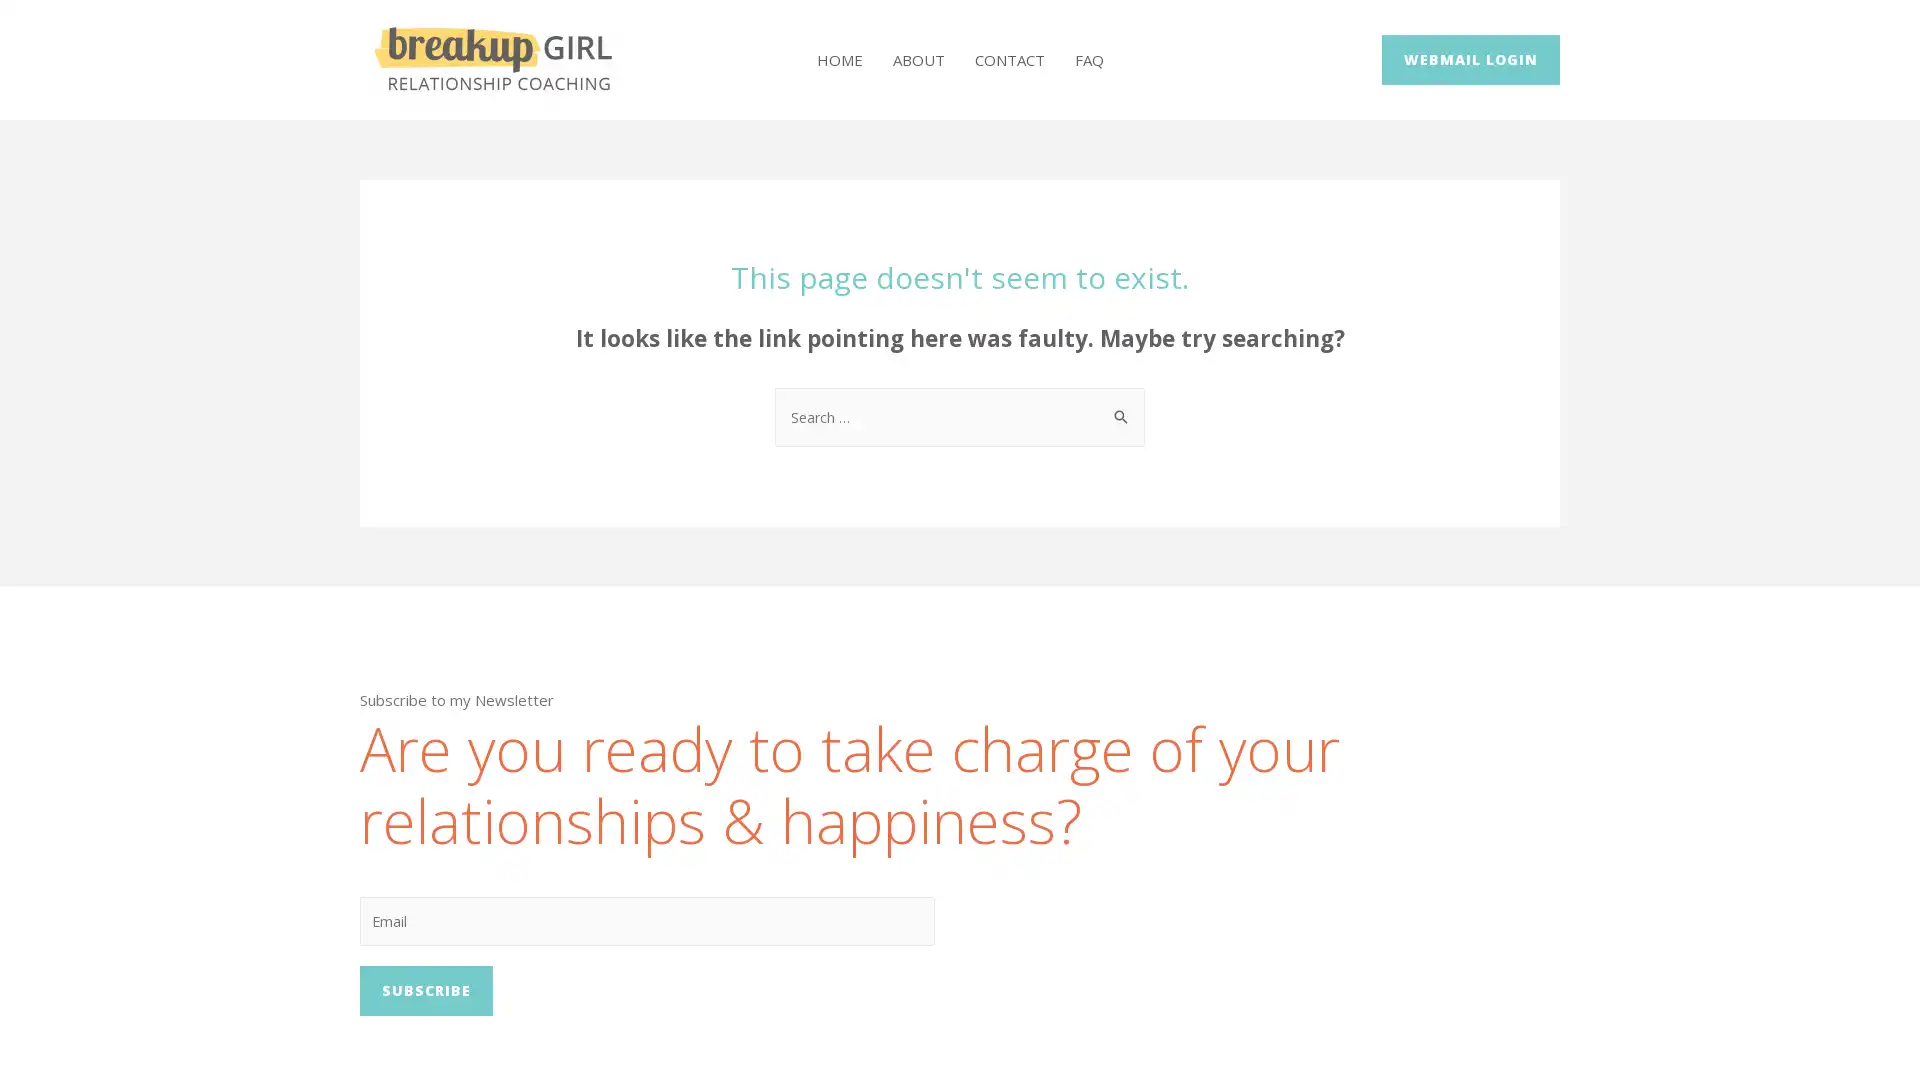 The image size is (1920, 1080). I want to click on Search, so click(1122, 406).